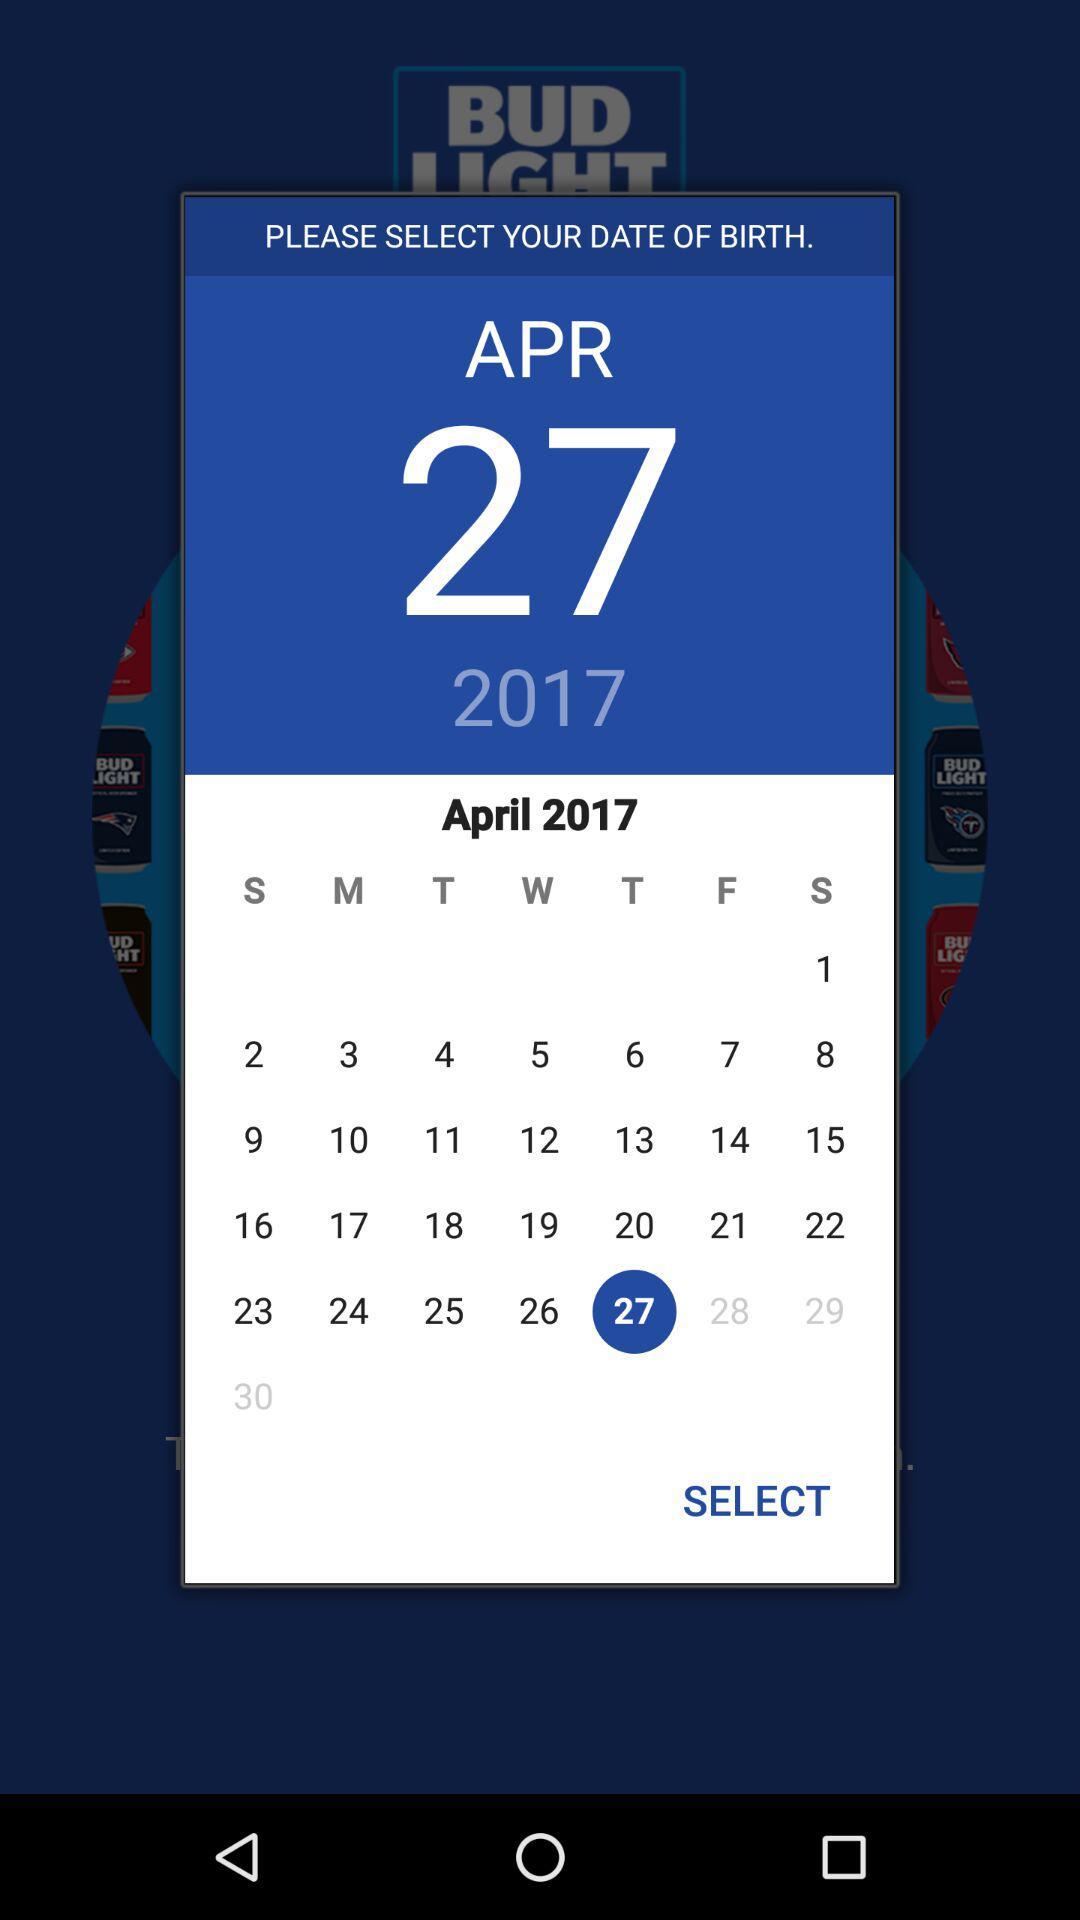 Image resolution: width=1080 pixels, height=1920 pixels. Describe the element at coordinates (538, 699) in the screenshot. I see `the 2017 icon` at that location.